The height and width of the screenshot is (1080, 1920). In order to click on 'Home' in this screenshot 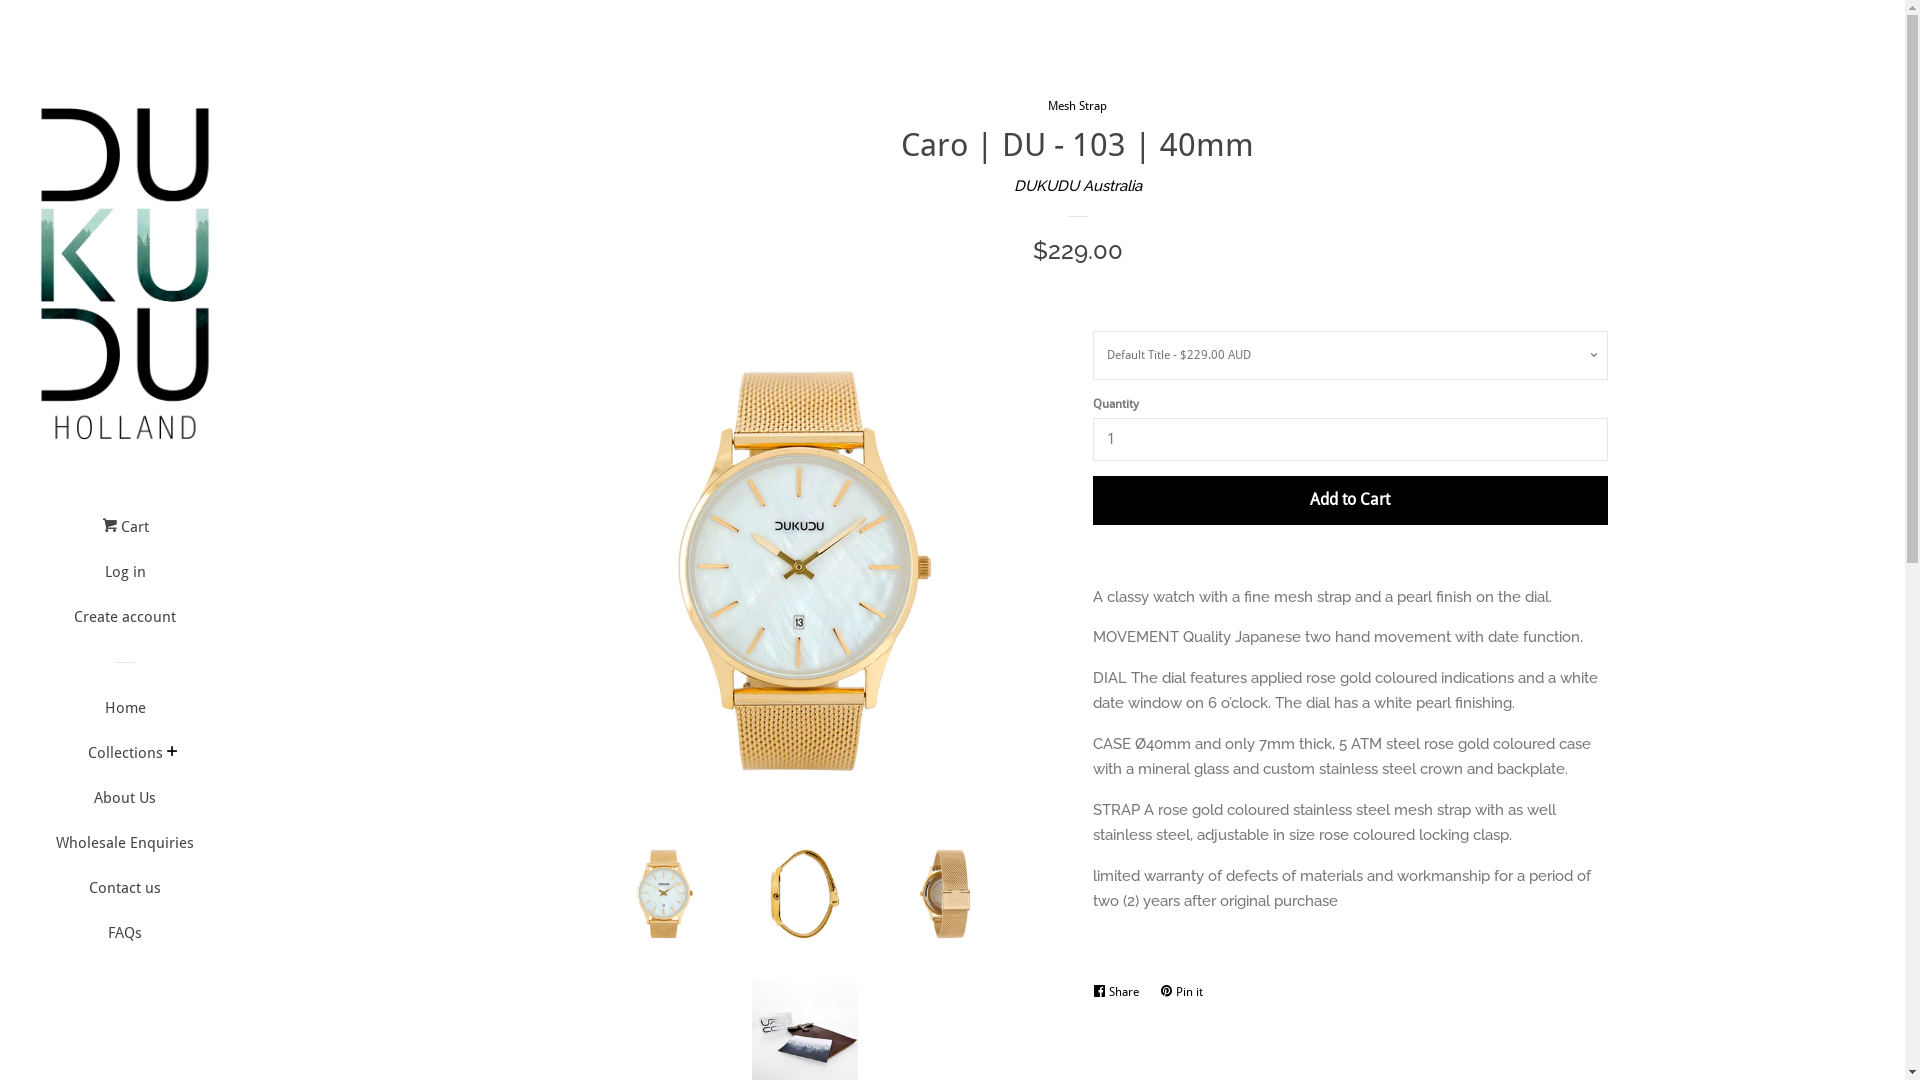, I will do `click(123, 714)`.